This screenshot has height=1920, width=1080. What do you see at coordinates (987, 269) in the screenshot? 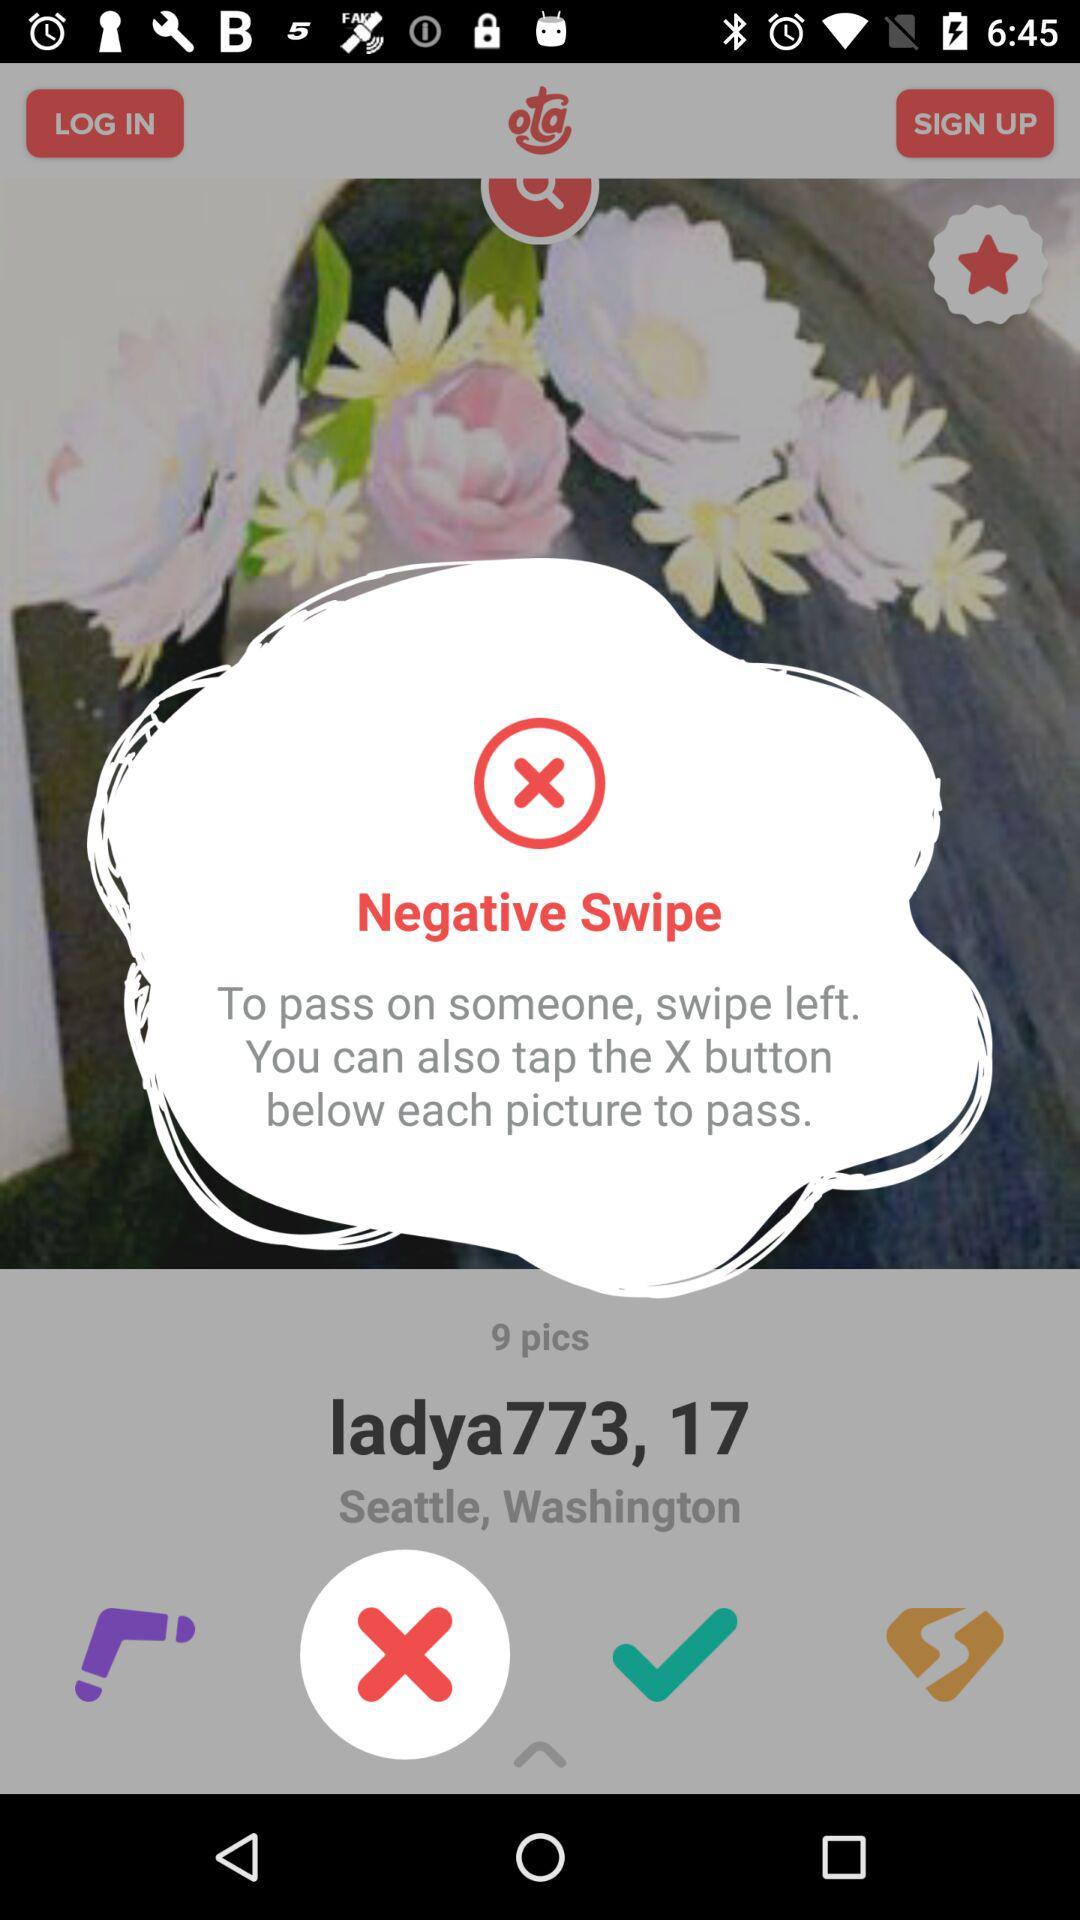
I see `the star symbol` at bounding box center [987, 269].